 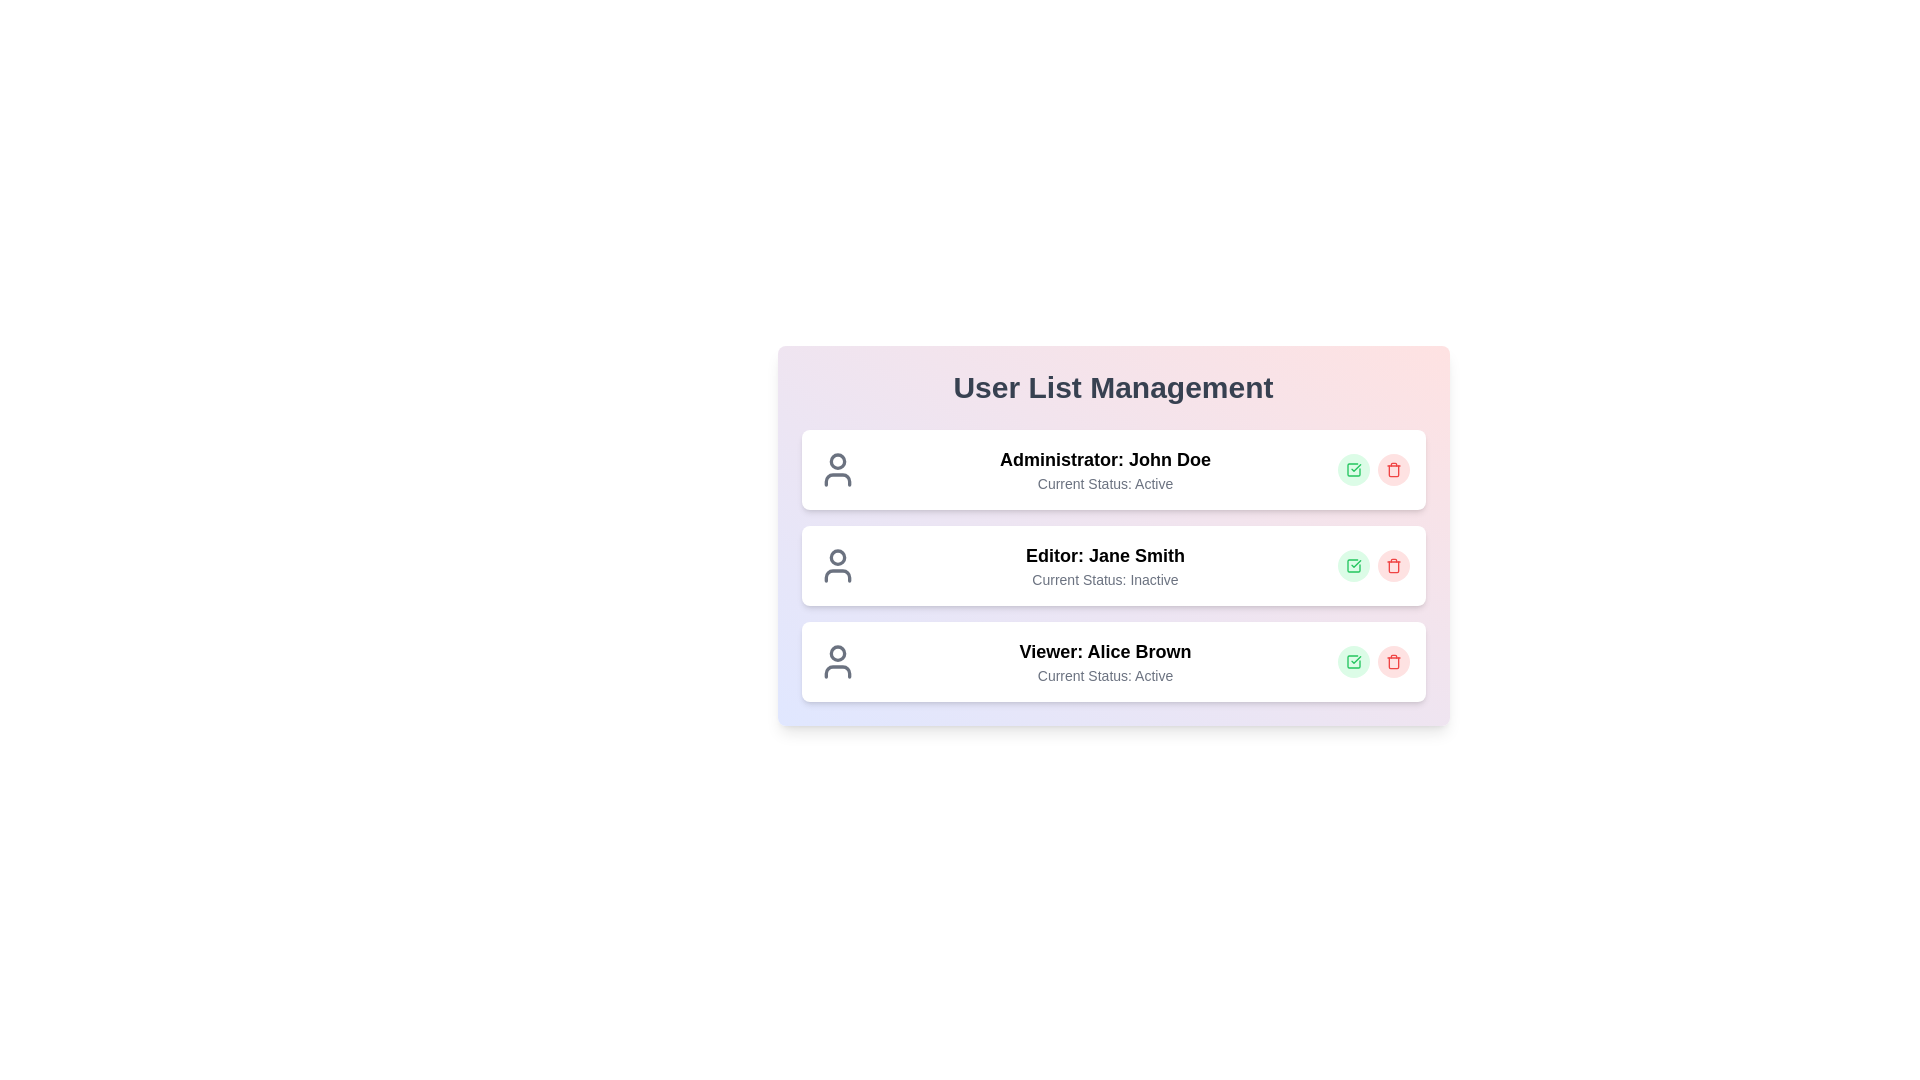 What do you see at coordinates (1104, 651) in the screenshot?
I see `text label displaying 'Viewer: Alice Brown', which is styled in bold and larger font and is part of the user management interface` at bounding box center [1104, 651].